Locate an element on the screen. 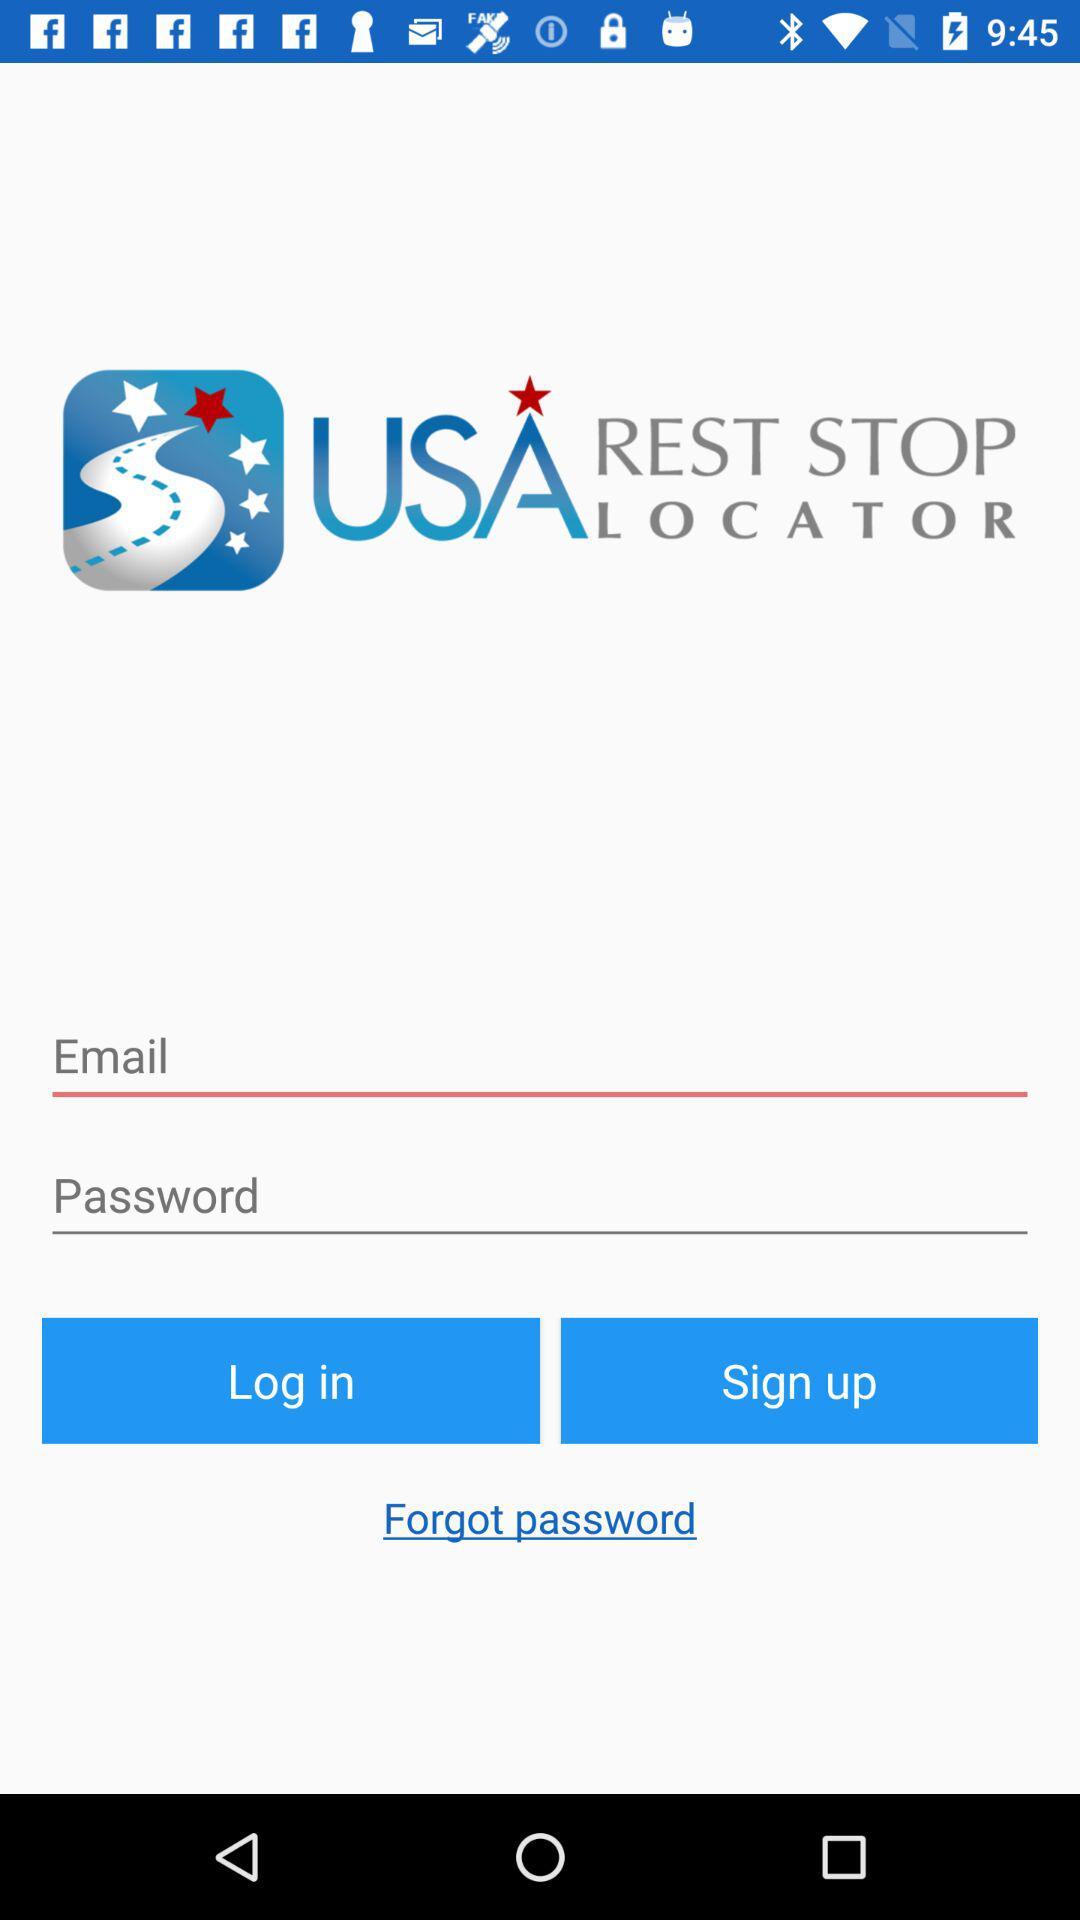 This screenshot has height=1920, width=1080. forgot password is located at coordinates (540, 1526).